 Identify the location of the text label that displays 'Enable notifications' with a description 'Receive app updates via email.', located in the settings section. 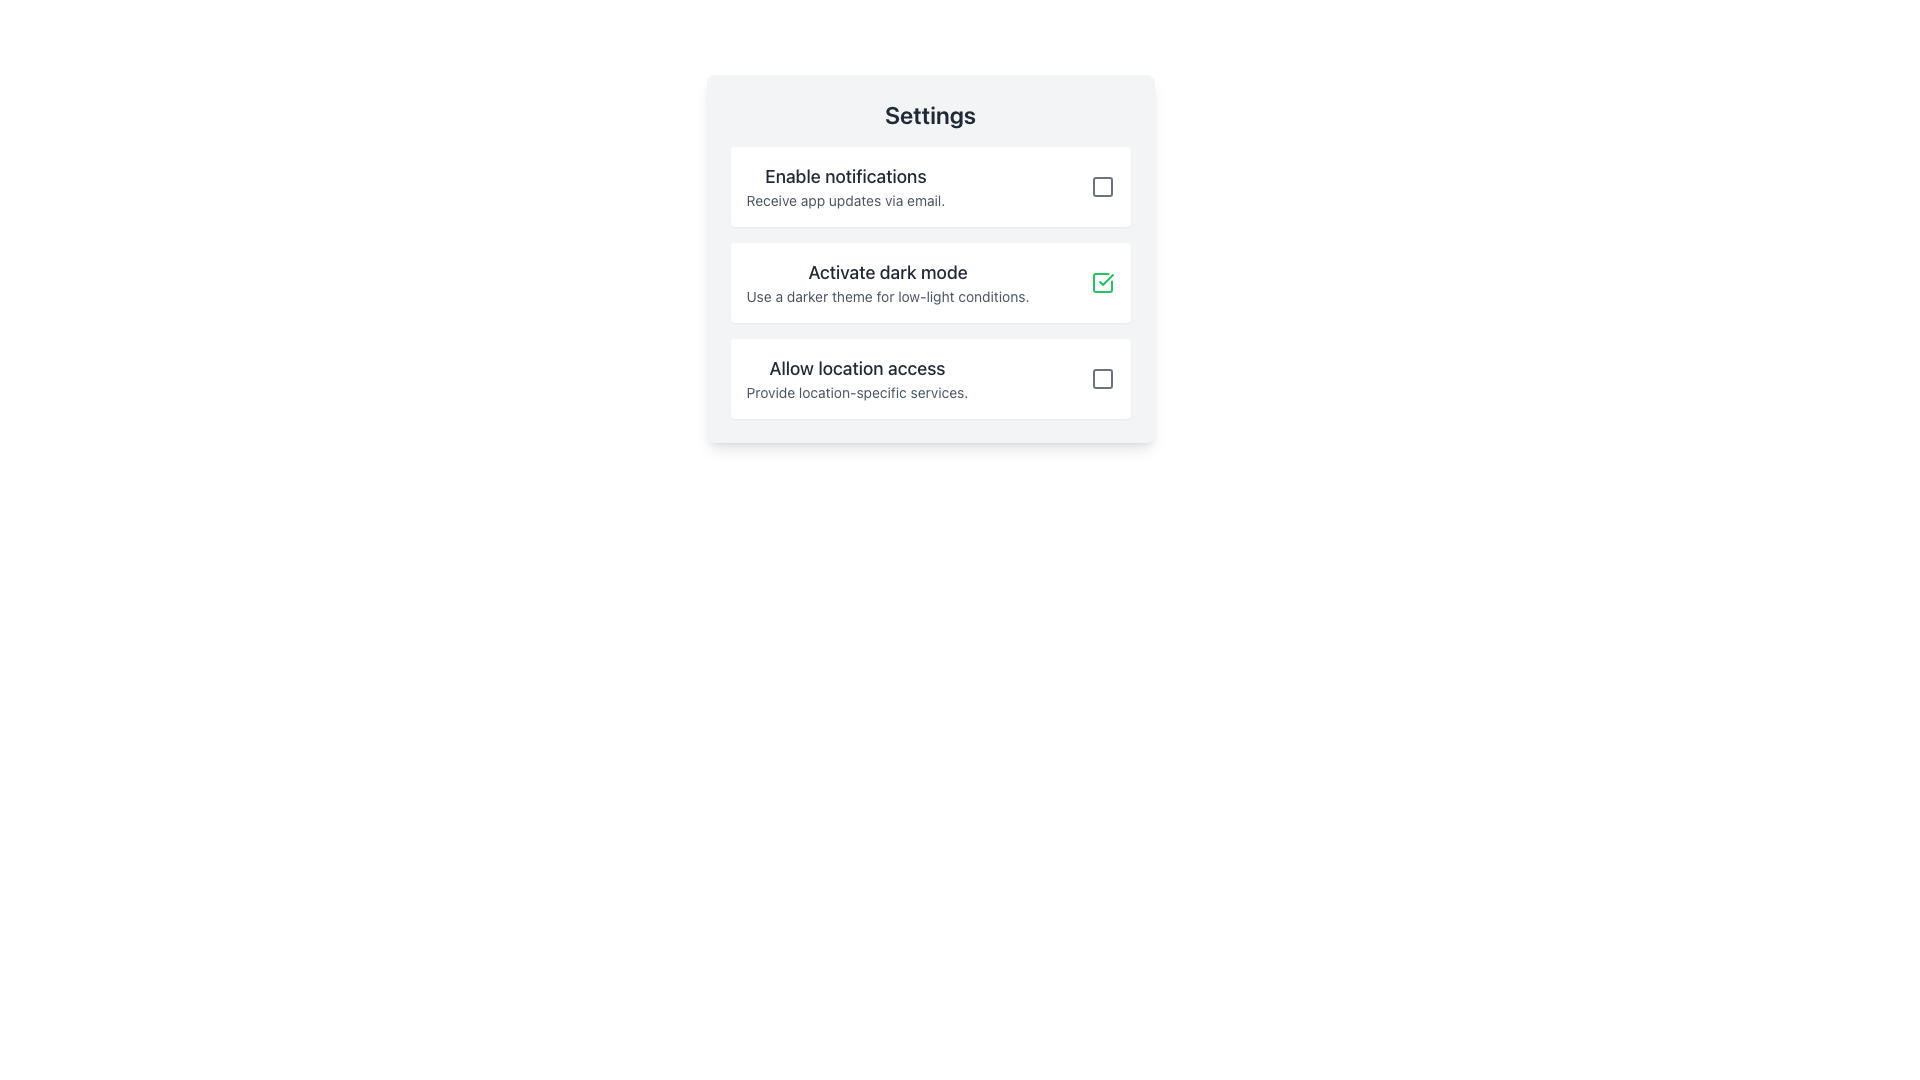
(845, 186).